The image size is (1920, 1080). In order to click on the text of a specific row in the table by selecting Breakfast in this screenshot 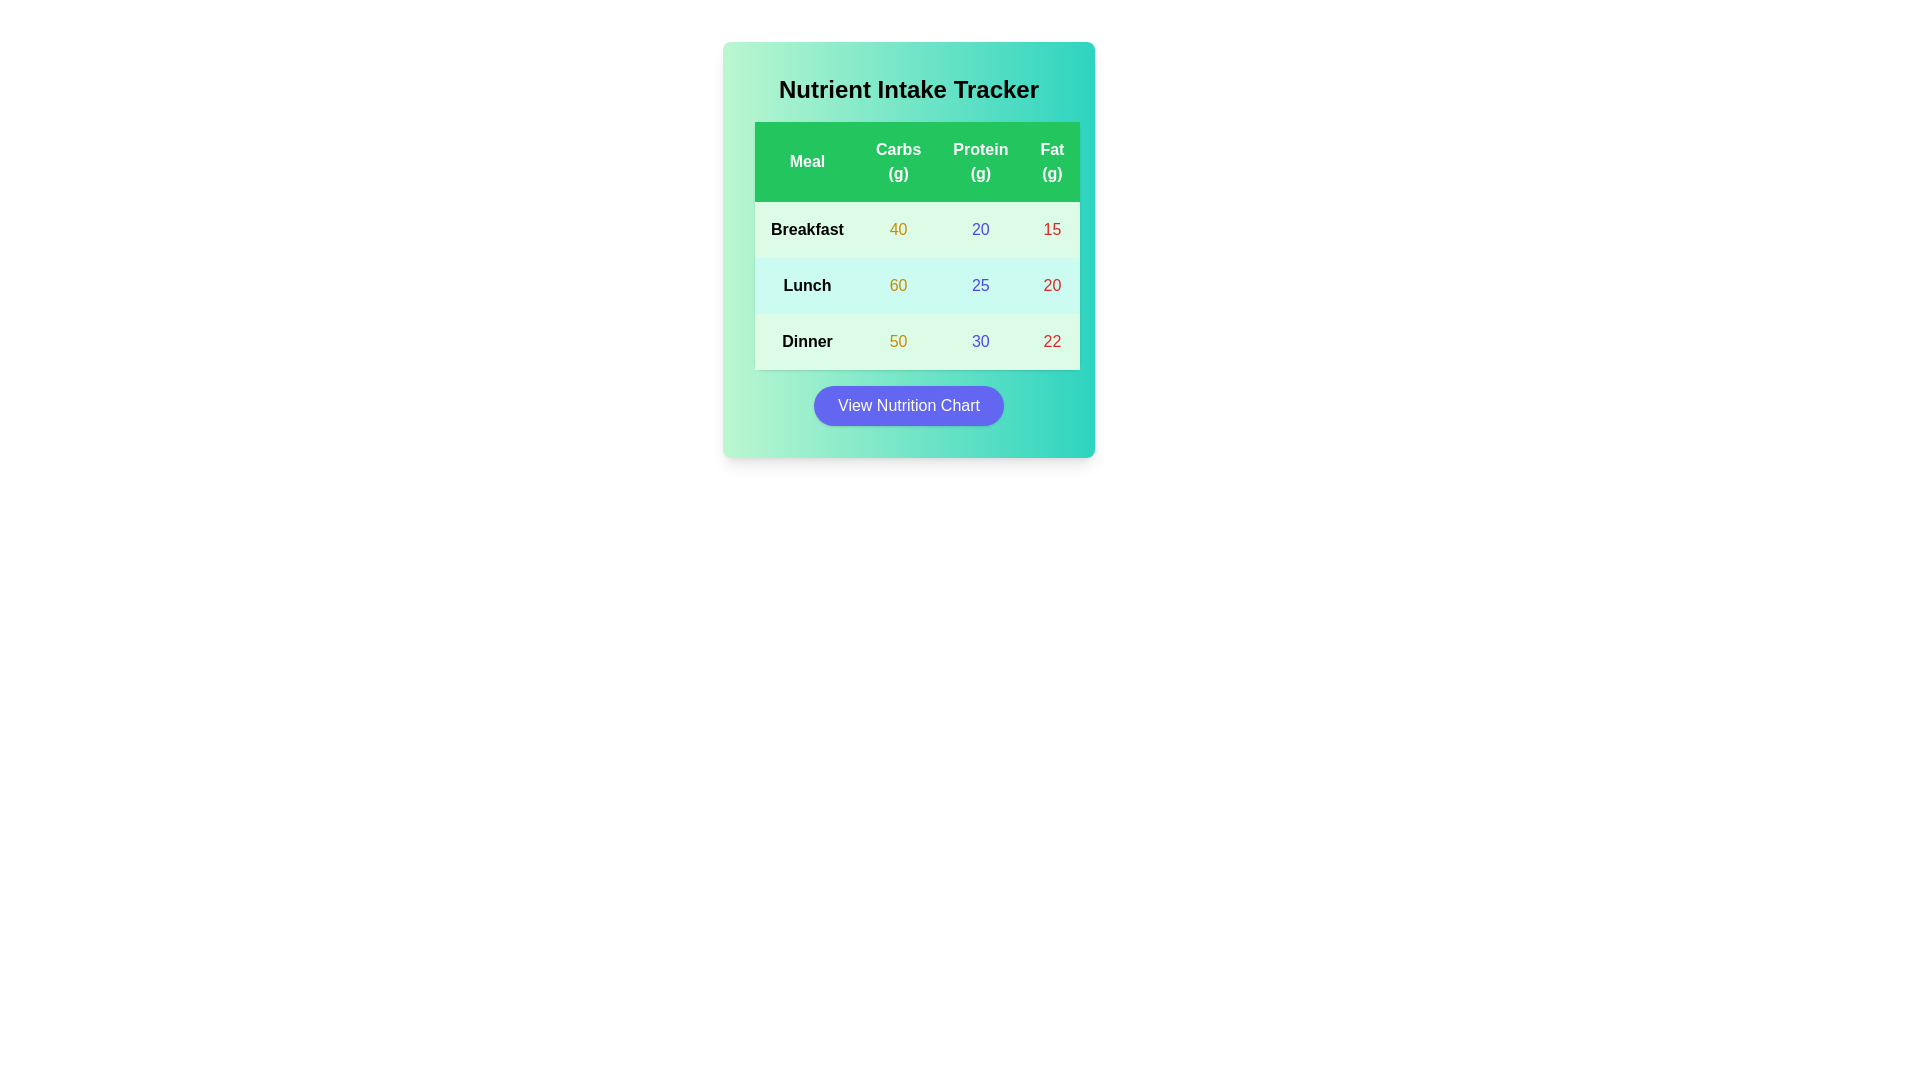, I will do `click(807, 229)`.